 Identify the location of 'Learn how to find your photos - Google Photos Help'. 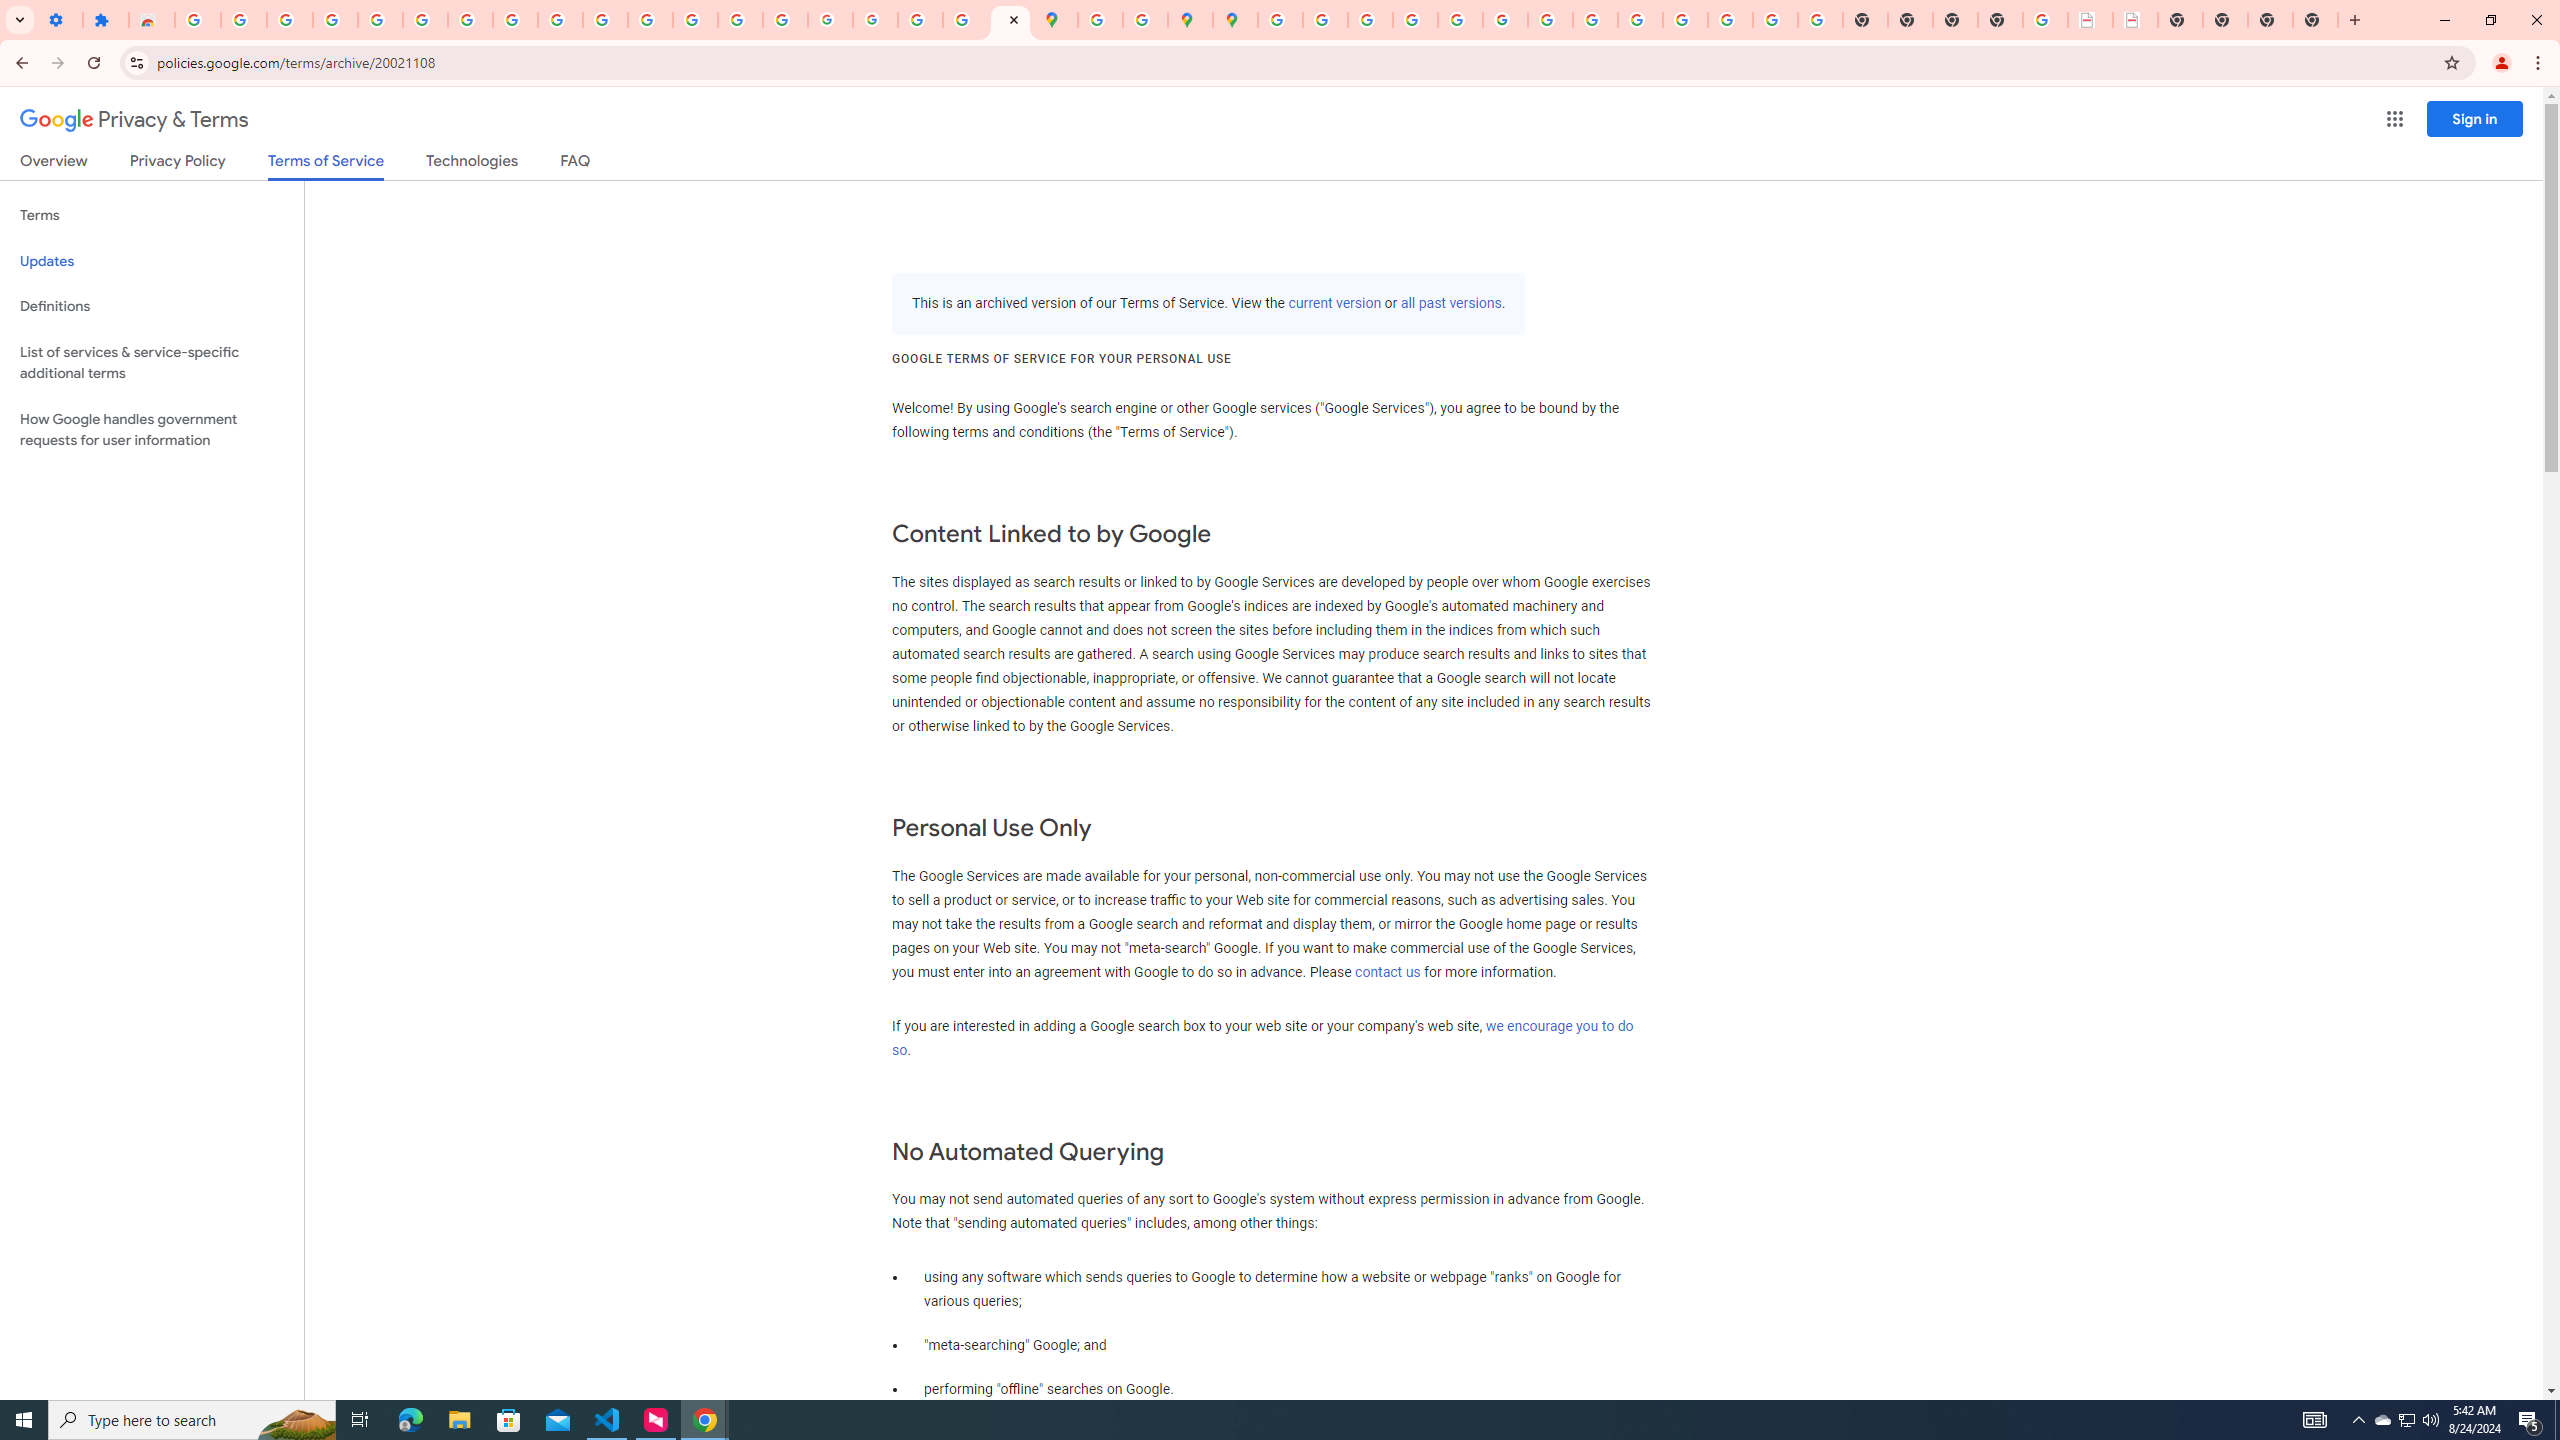
(334, 19).